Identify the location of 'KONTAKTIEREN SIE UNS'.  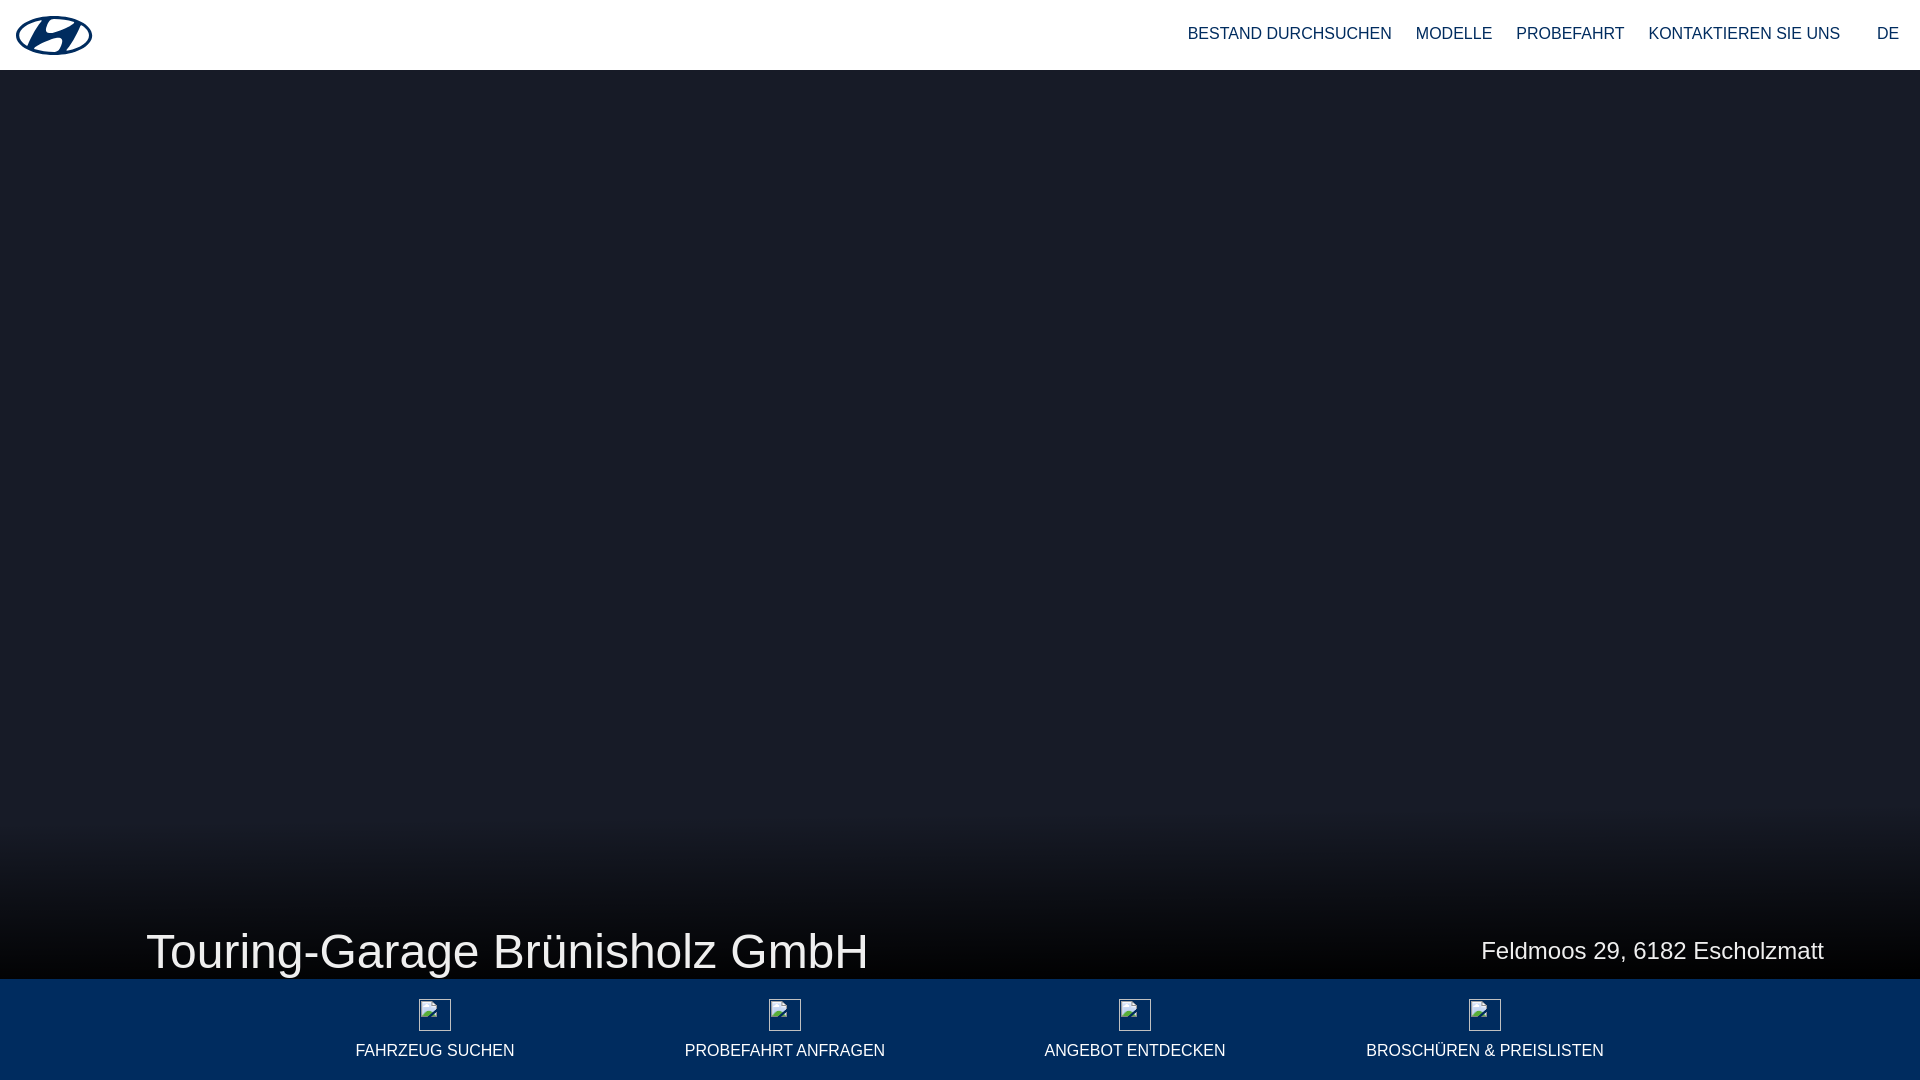
(1742, 34).